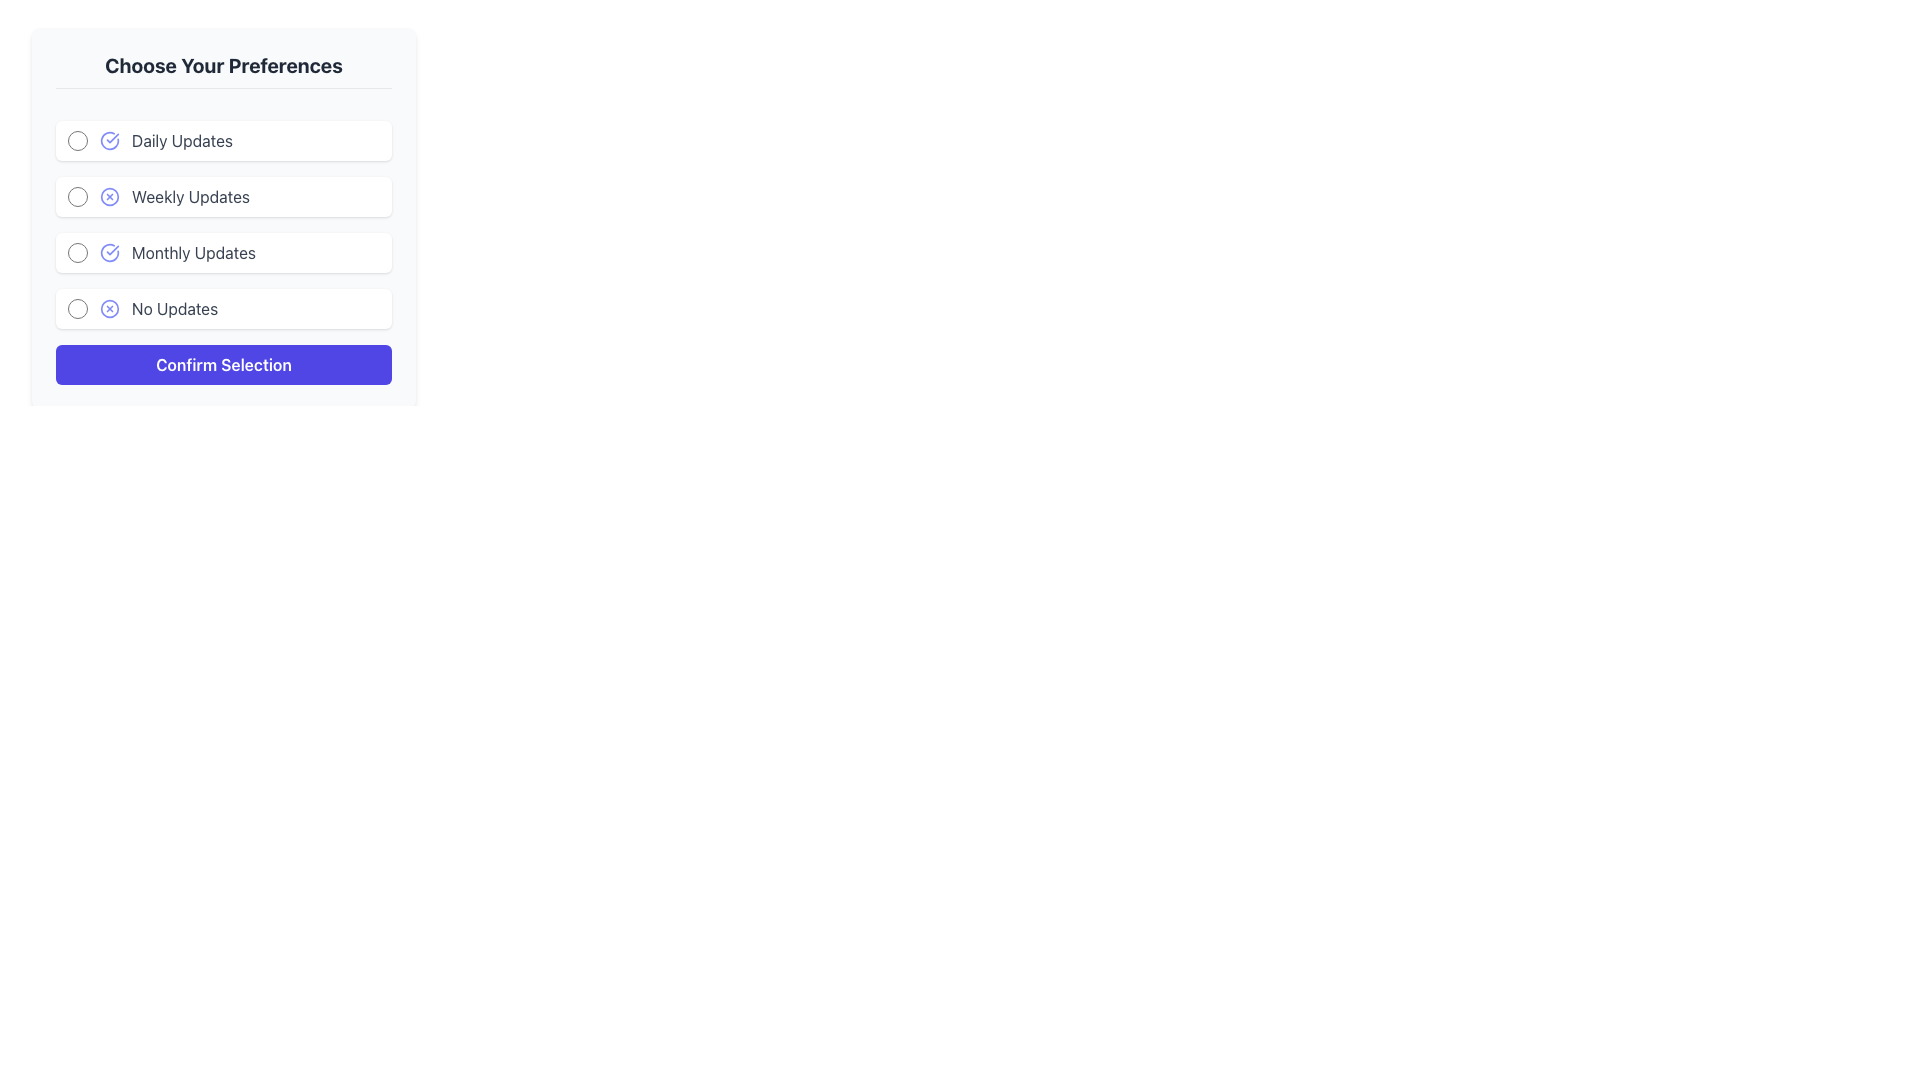  What do you see at coordinates (109, 308) in the screenshot?
I see `the circular indigo icon with a cross inside, located next to the 'No Updates' text label in the selectable options list` at bounding box center [109, 308].